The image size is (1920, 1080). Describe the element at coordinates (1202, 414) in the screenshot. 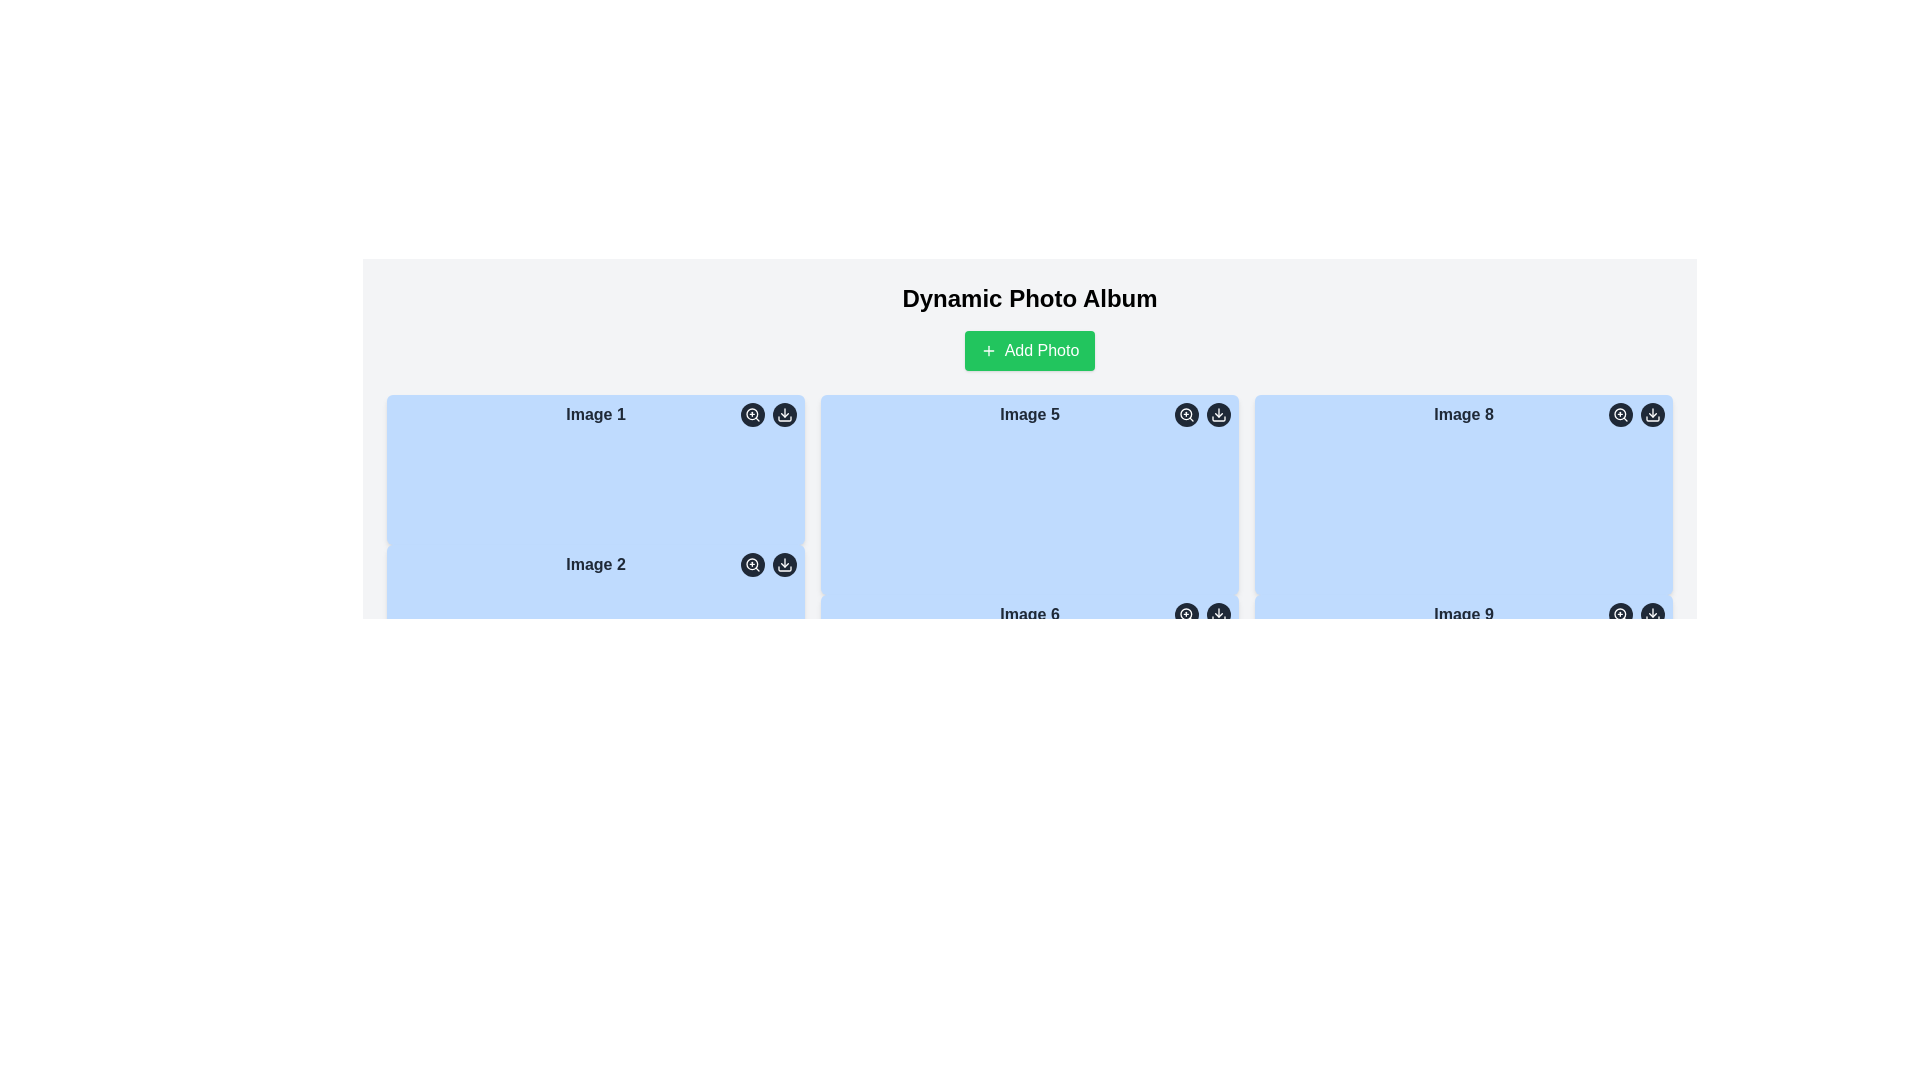

I see `the left button in the button group for zooming functionality, located in the upper-right corner of the card labeled 'Image 5'` at that location.